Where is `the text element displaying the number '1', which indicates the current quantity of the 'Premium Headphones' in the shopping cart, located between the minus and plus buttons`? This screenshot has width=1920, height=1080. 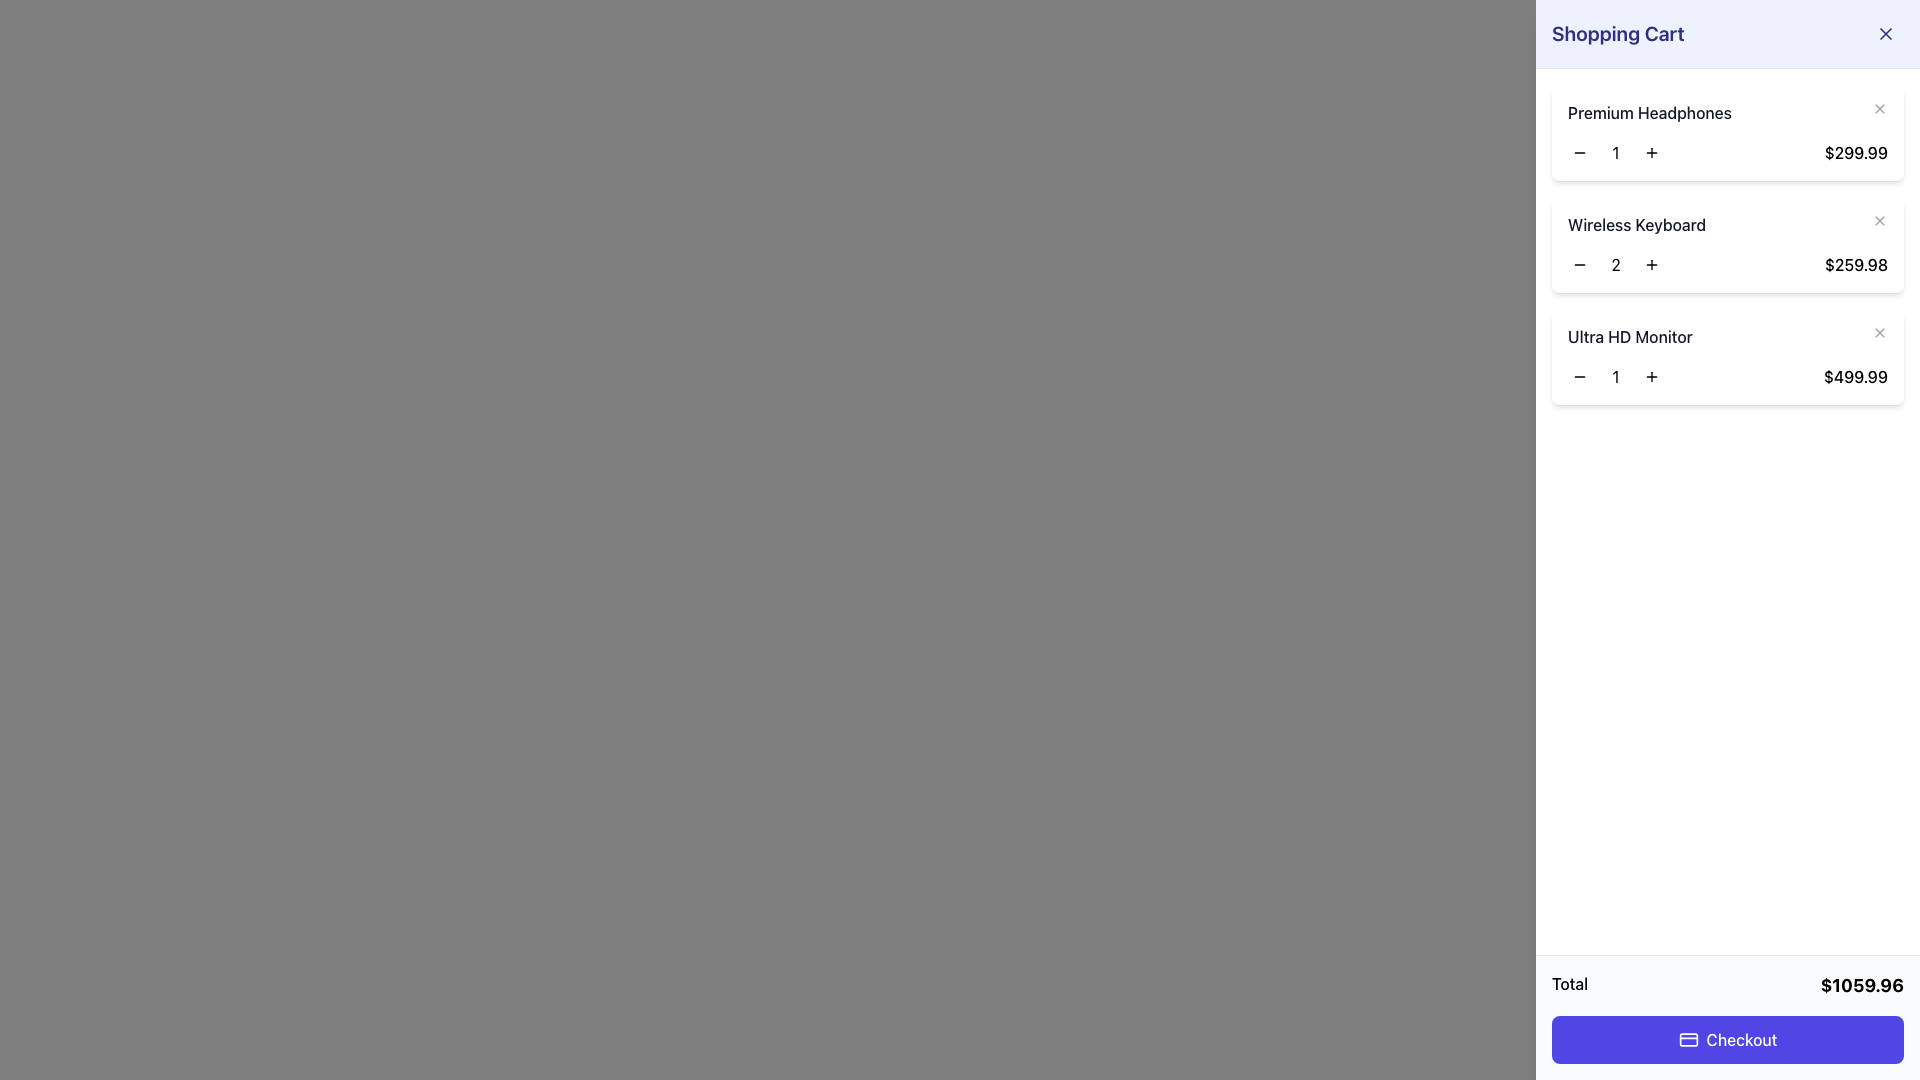
the text element displaying the number '1', which indicates the current quantity of the 'Premium Headphones' in the shopping cart, located between the minus and plus buttons is located at coordinates (1616, 152).